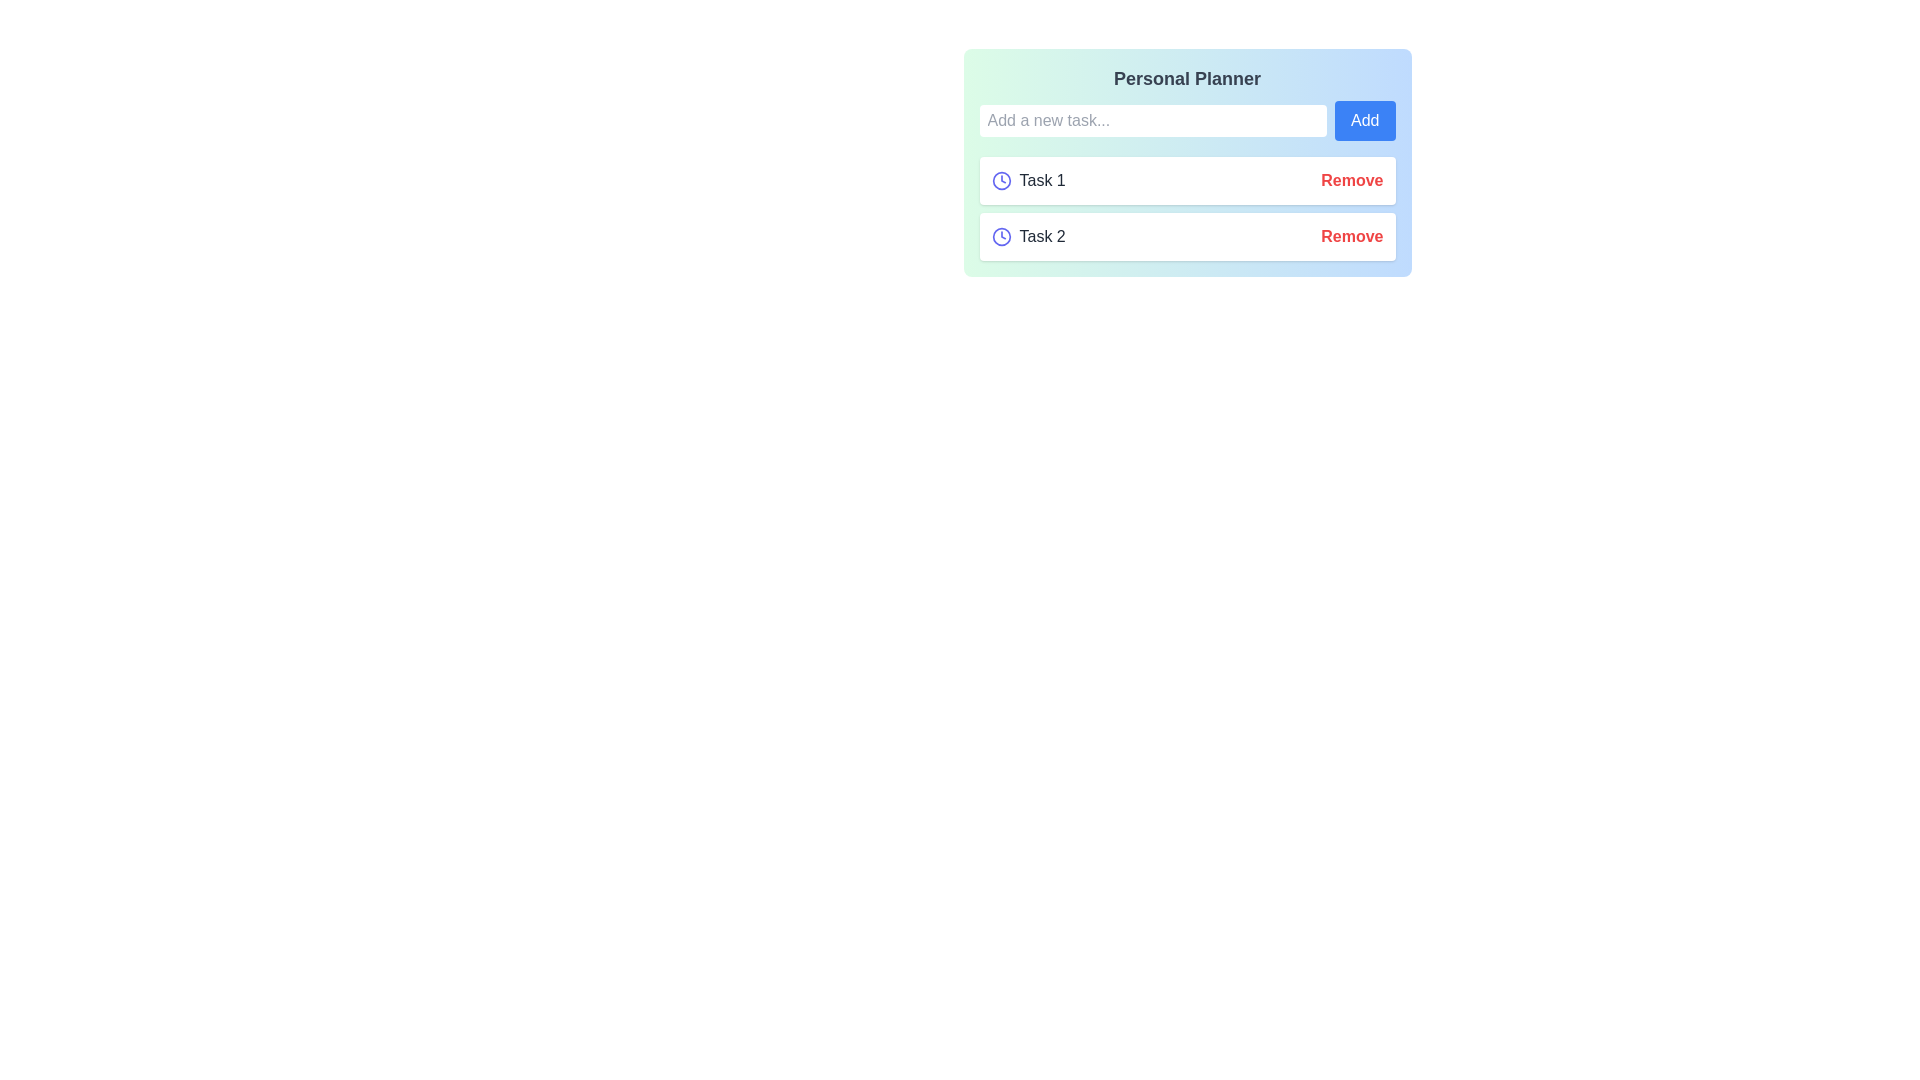  What do you see at coordinates (1352, 181) in the screenshot?
I see `the button labeled Remove to observe visual feedback` at bounding box center [1352, 181].